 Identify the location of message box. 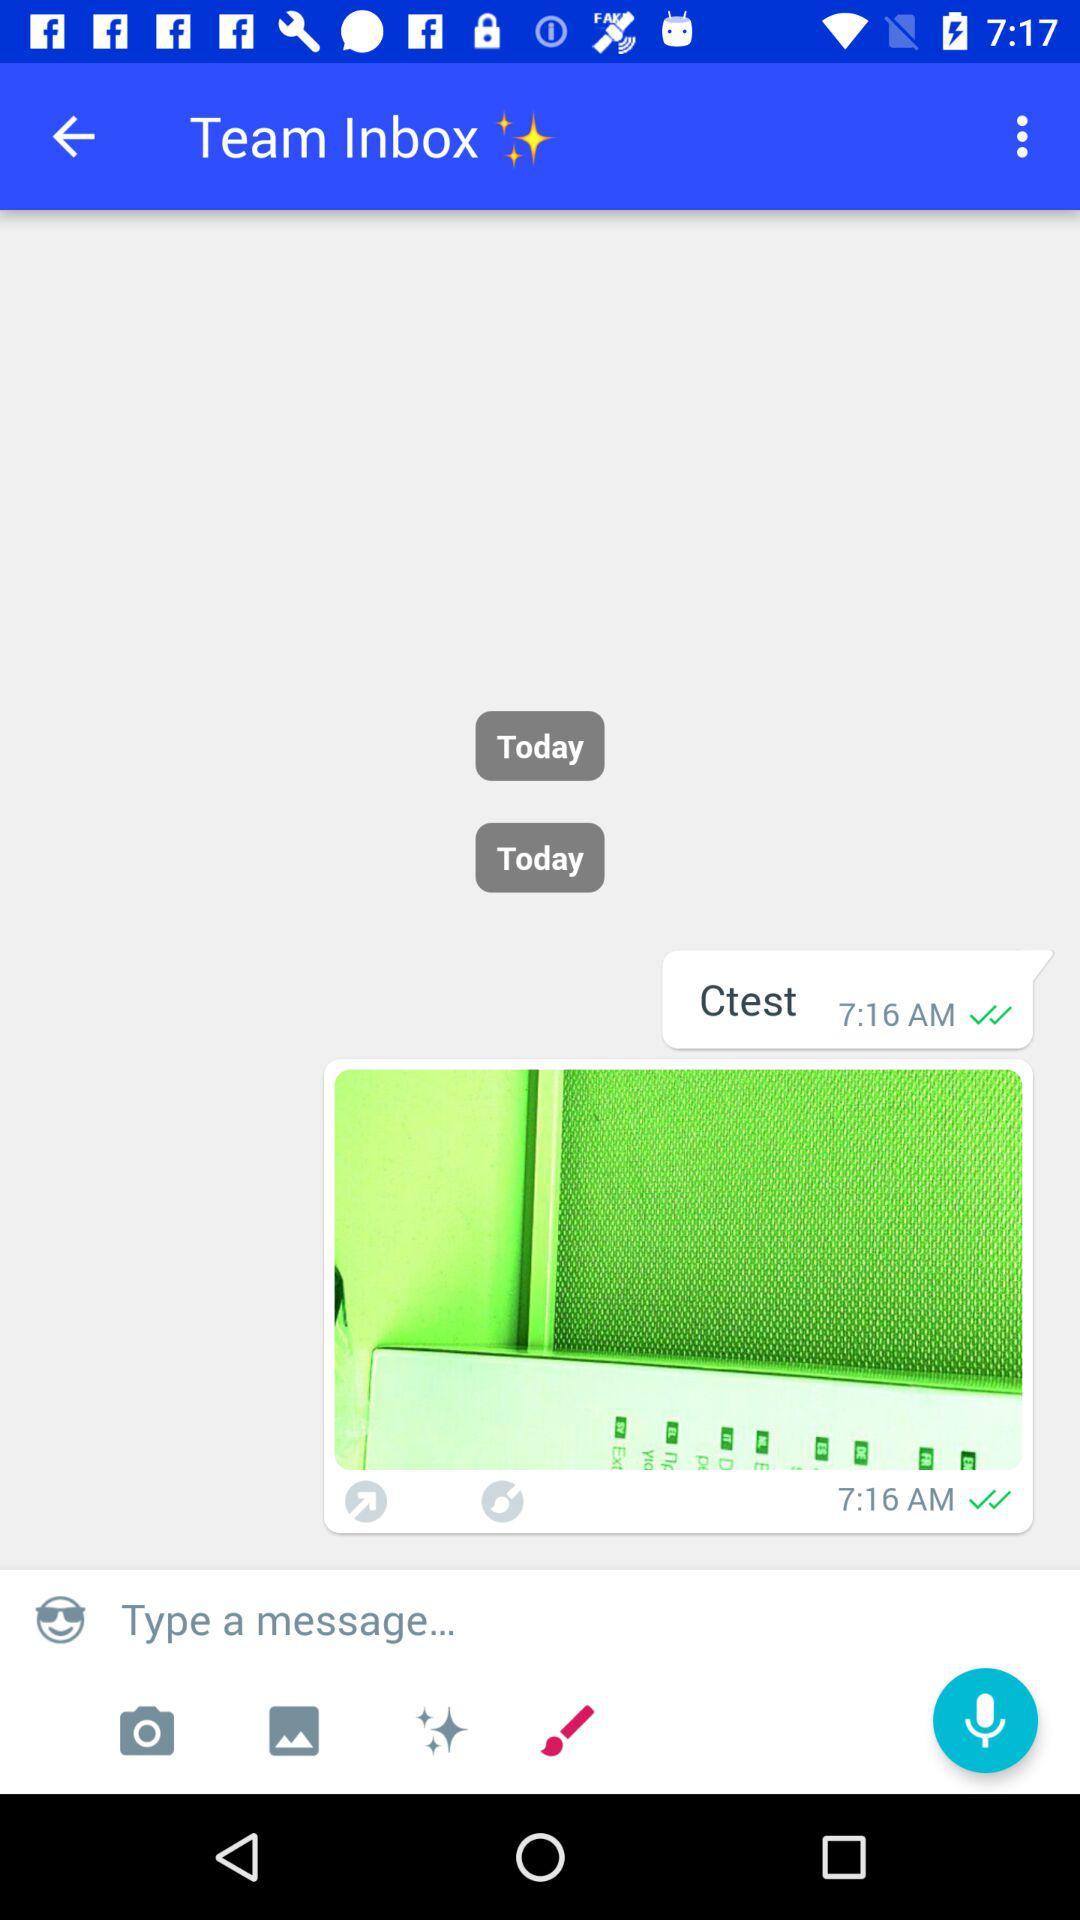
(588, 1618).